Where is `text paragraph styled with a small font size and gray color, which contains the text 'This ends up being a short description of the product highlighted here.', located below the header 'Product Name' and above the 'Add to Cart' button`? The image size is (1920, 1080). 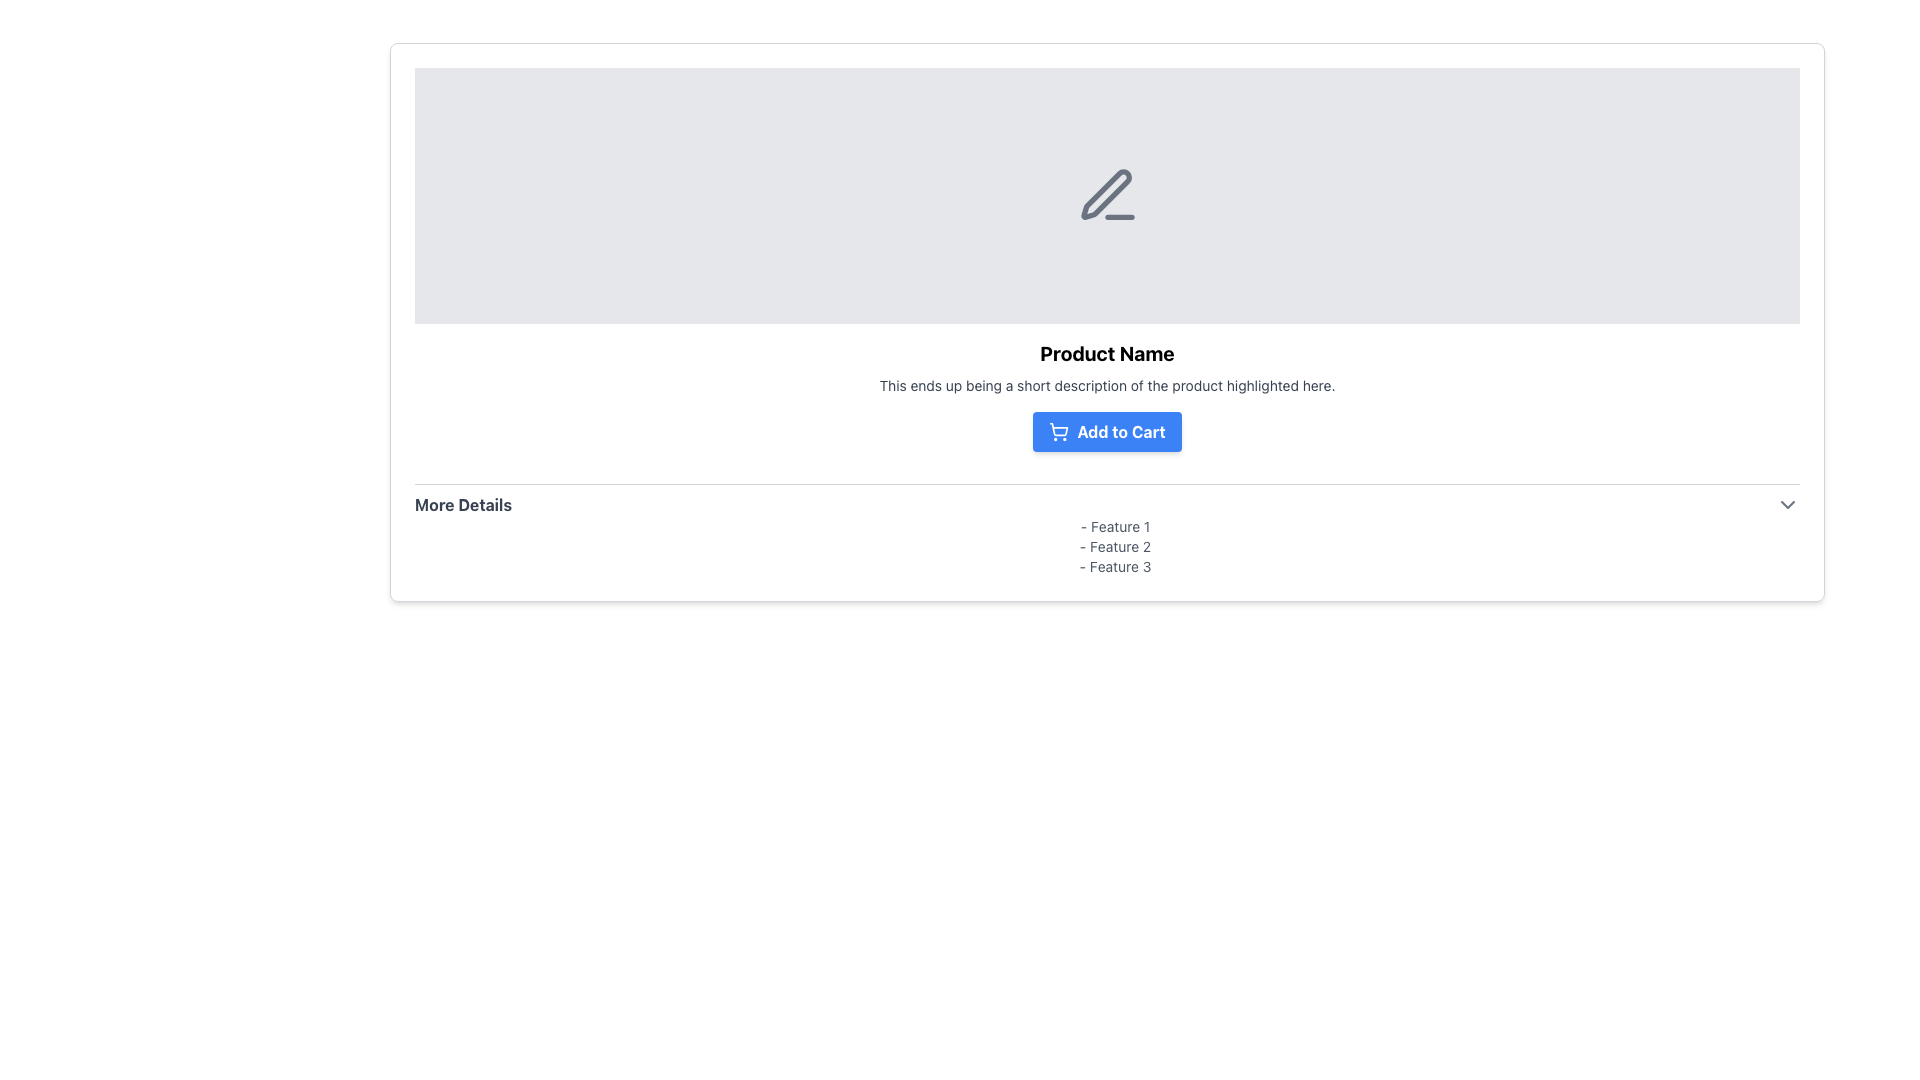
text paragraph styled with a small font size and gray color, which contains the text 'This ends up being a short description of the product highlighted here.', located below the header 'Product Name' and above the 'Add to Cart' button is located at coordinates (1106, 385).